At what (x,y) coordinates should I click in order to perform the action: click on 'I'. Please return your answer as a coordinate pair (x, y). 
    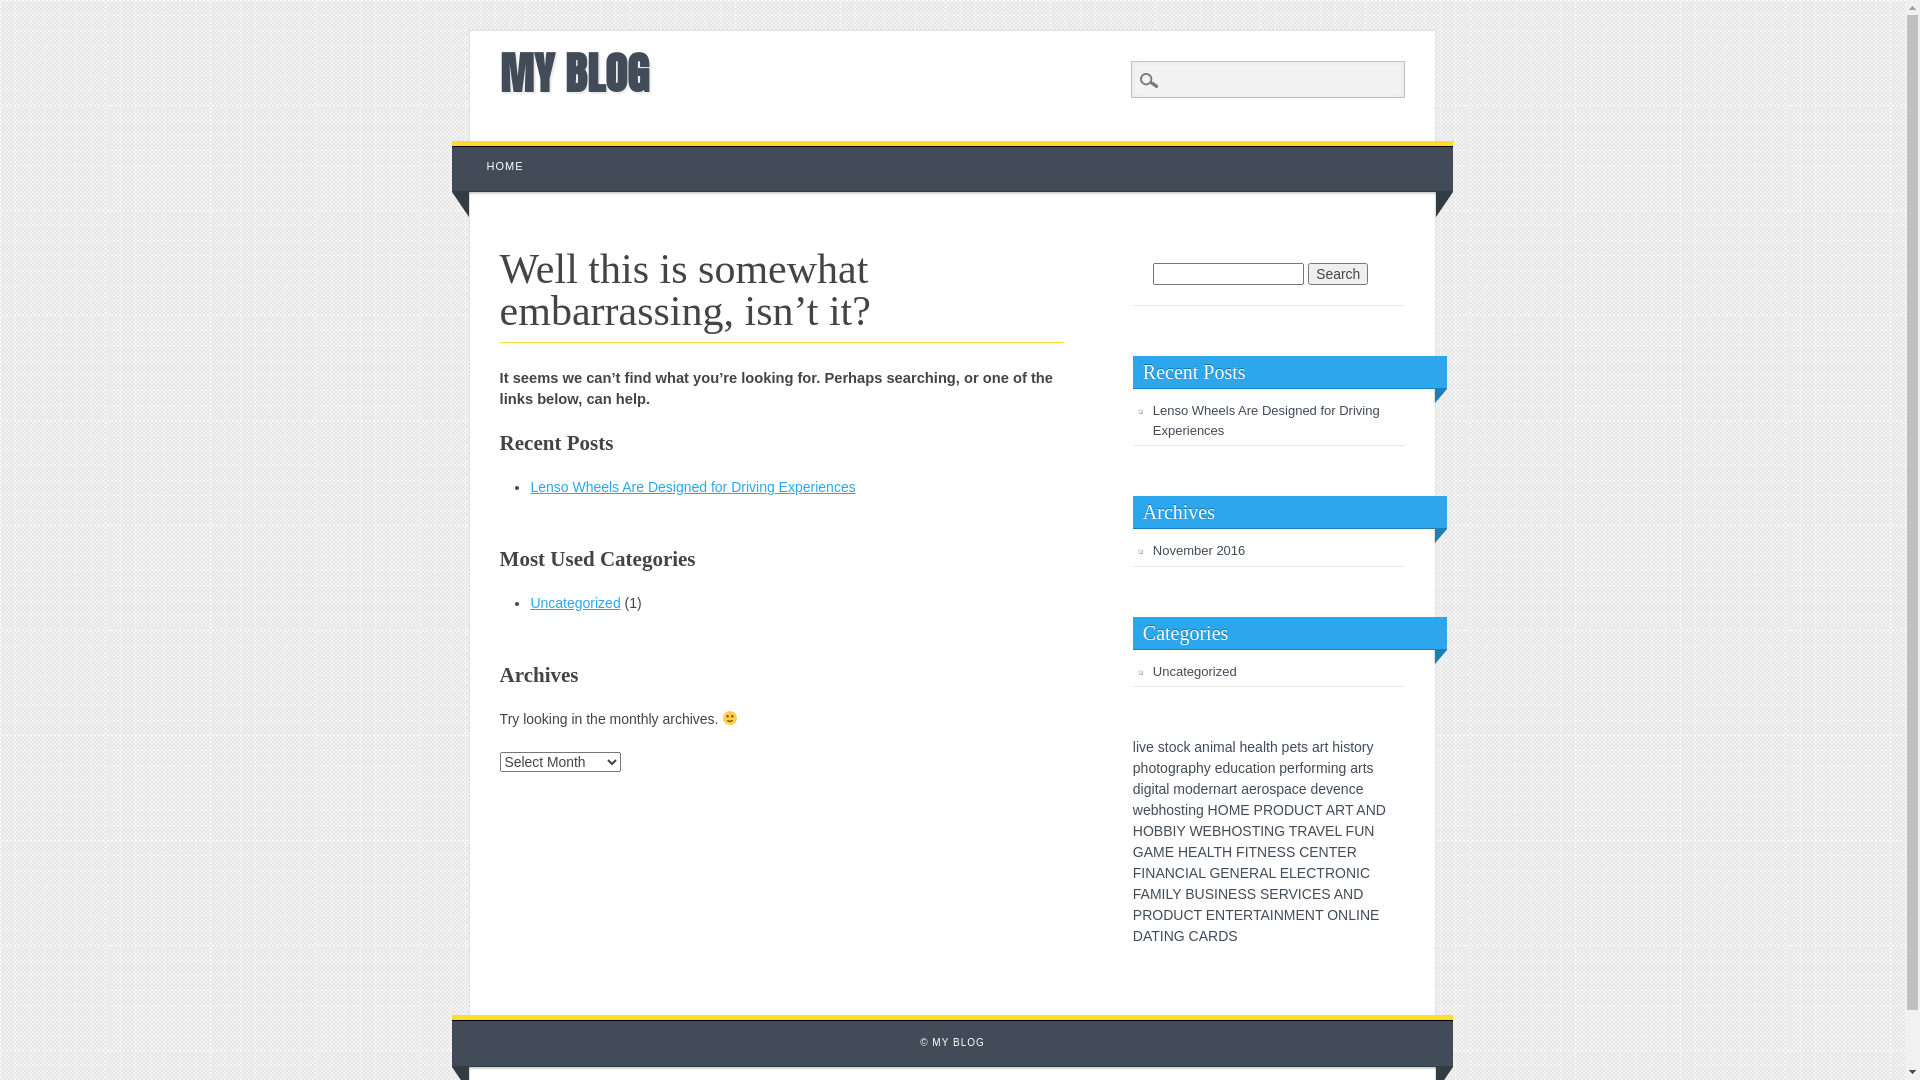
    Looking at the image, I should click on (1246, 852).